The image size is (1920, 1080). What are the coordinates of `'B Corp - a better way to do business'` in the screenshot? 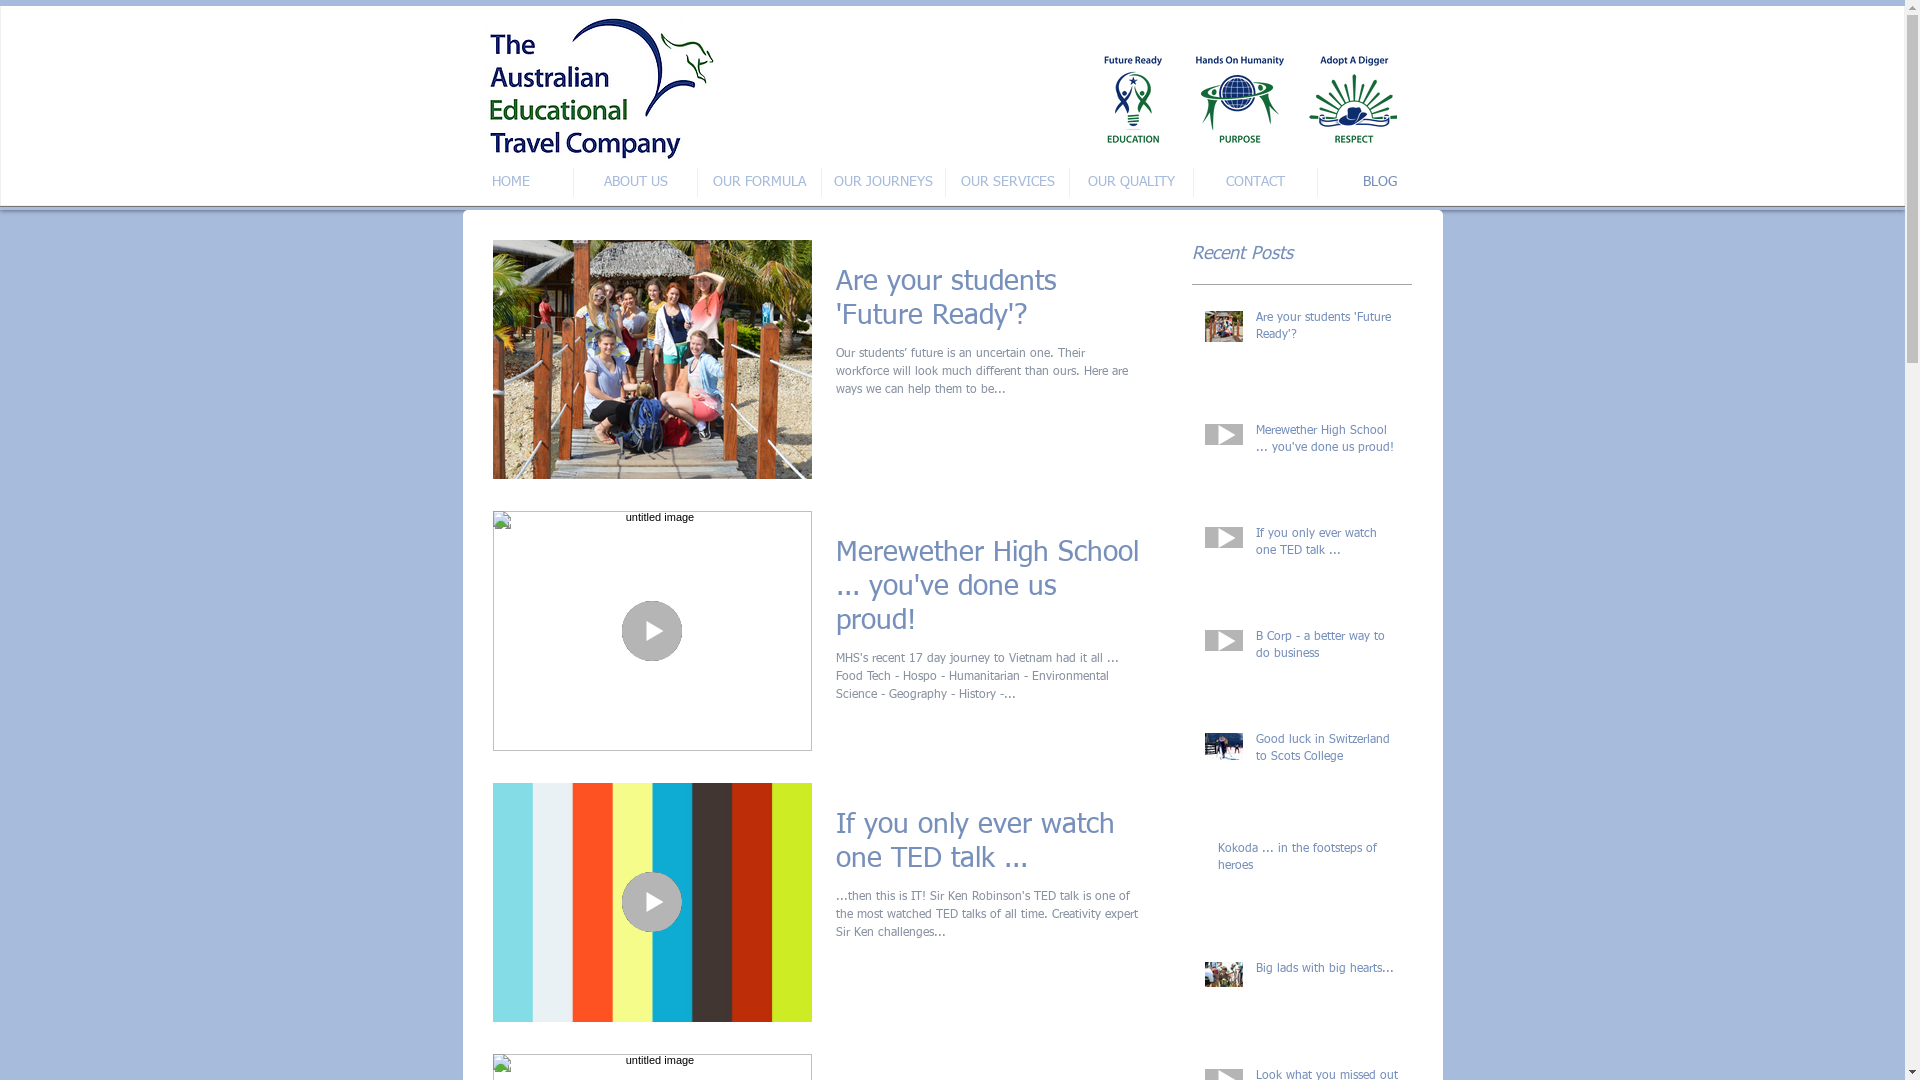 It's located at (1255, 650).